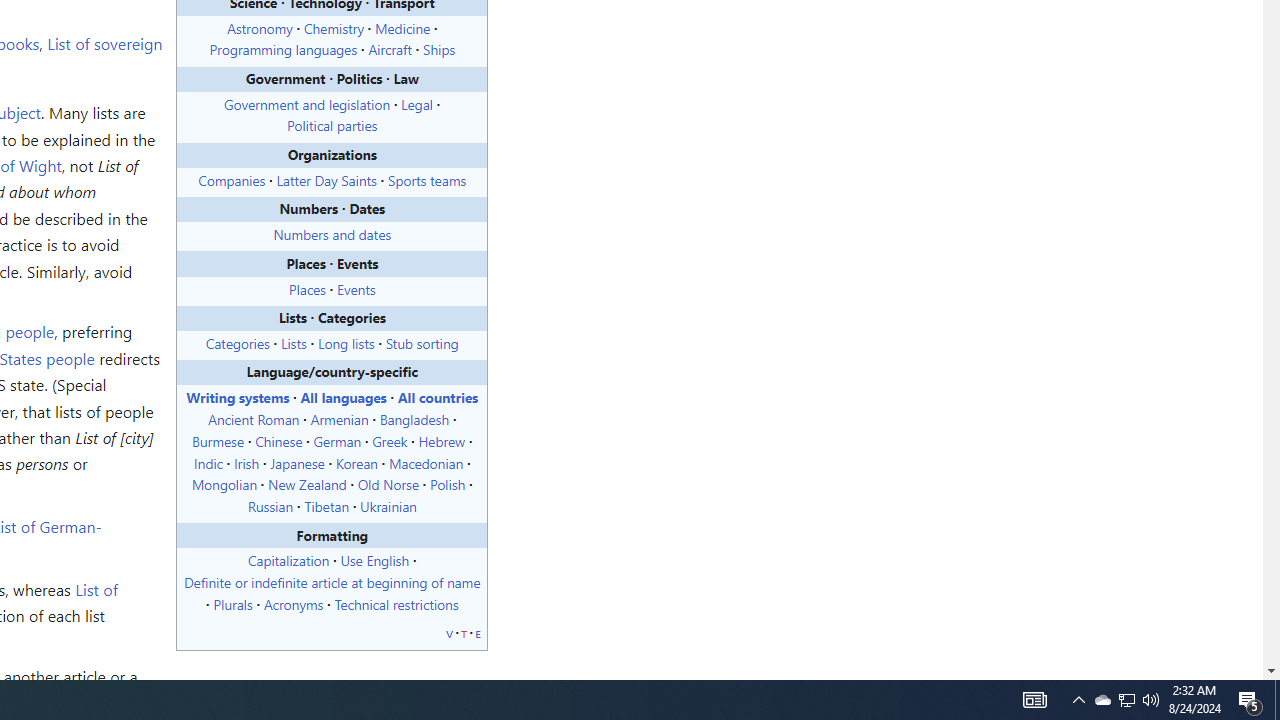 The height and width of the screenshot is (720, 1280). What do you see at coordinates (269, 505) in the screenshot?
I see `'Russian'` at bounding box center [269, 505].